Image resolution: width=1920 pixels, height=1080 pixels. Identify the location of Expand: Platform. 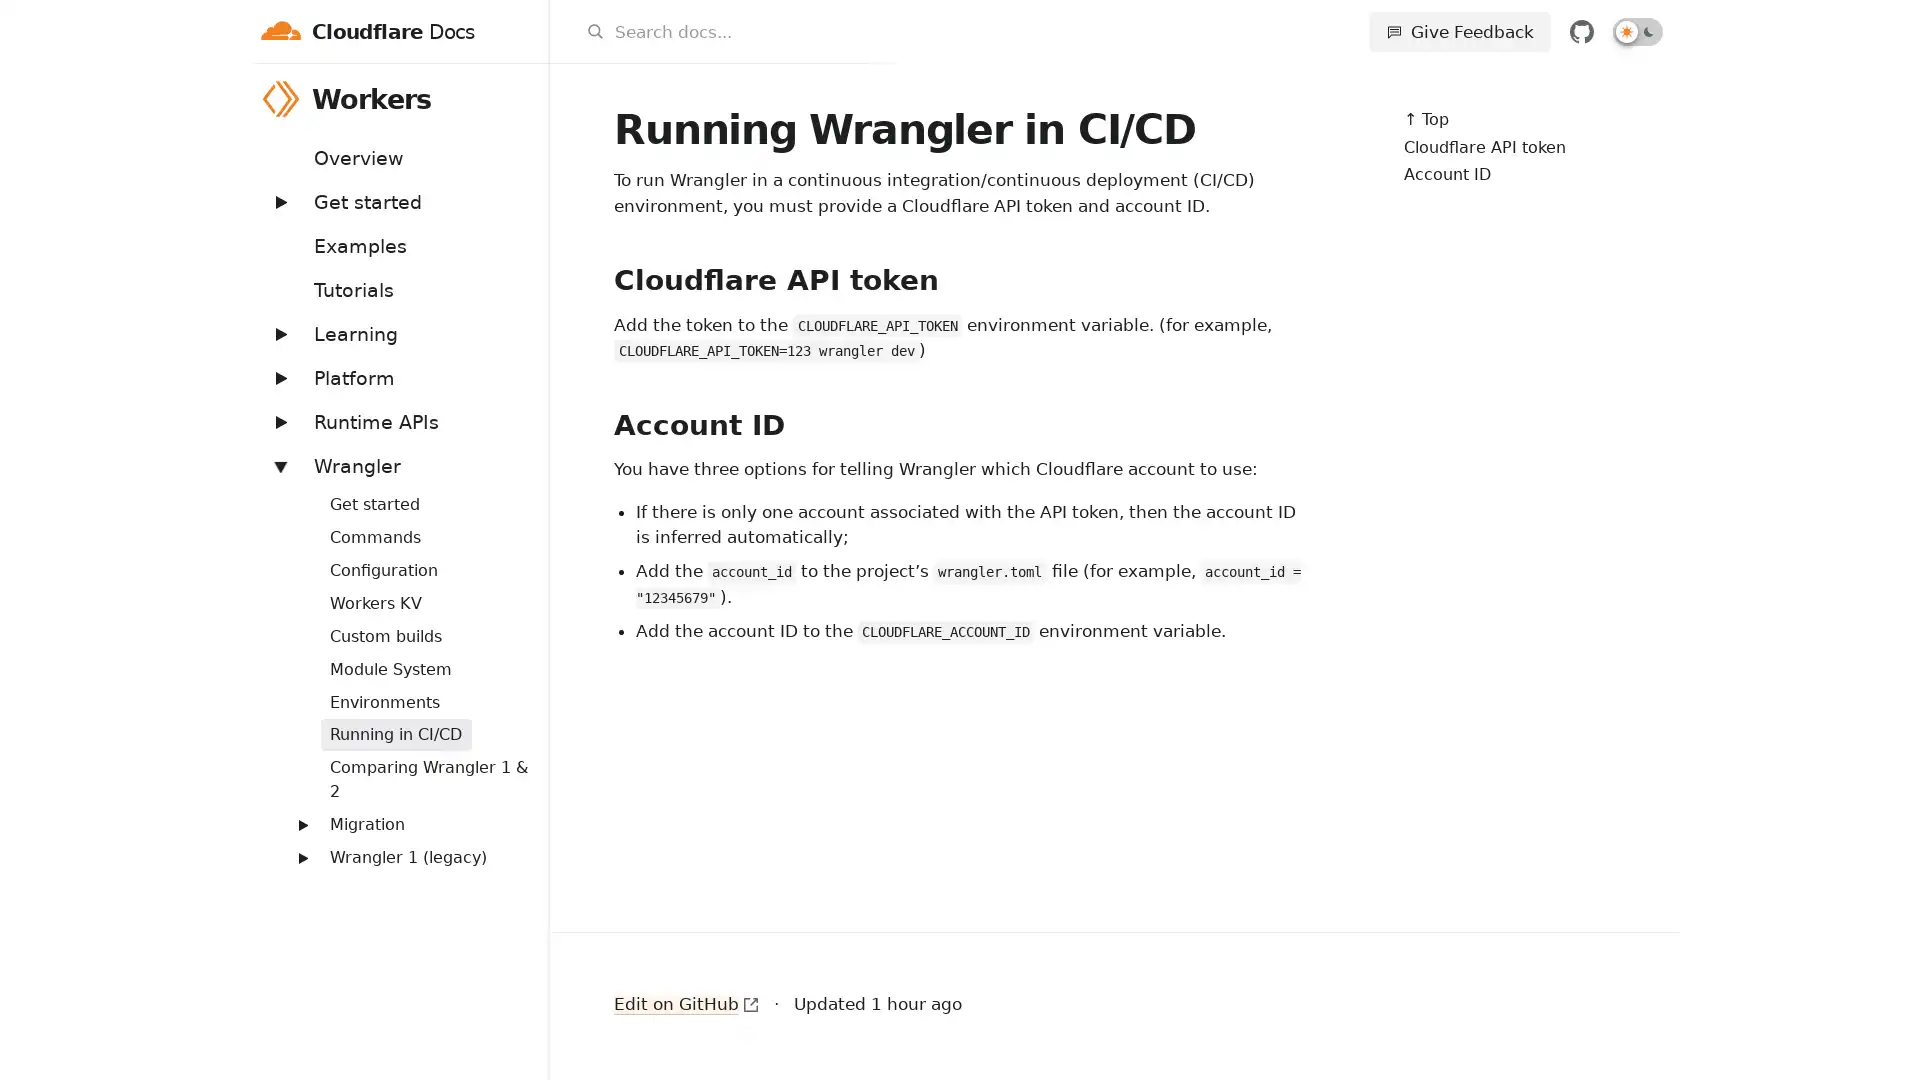
(278, 377).